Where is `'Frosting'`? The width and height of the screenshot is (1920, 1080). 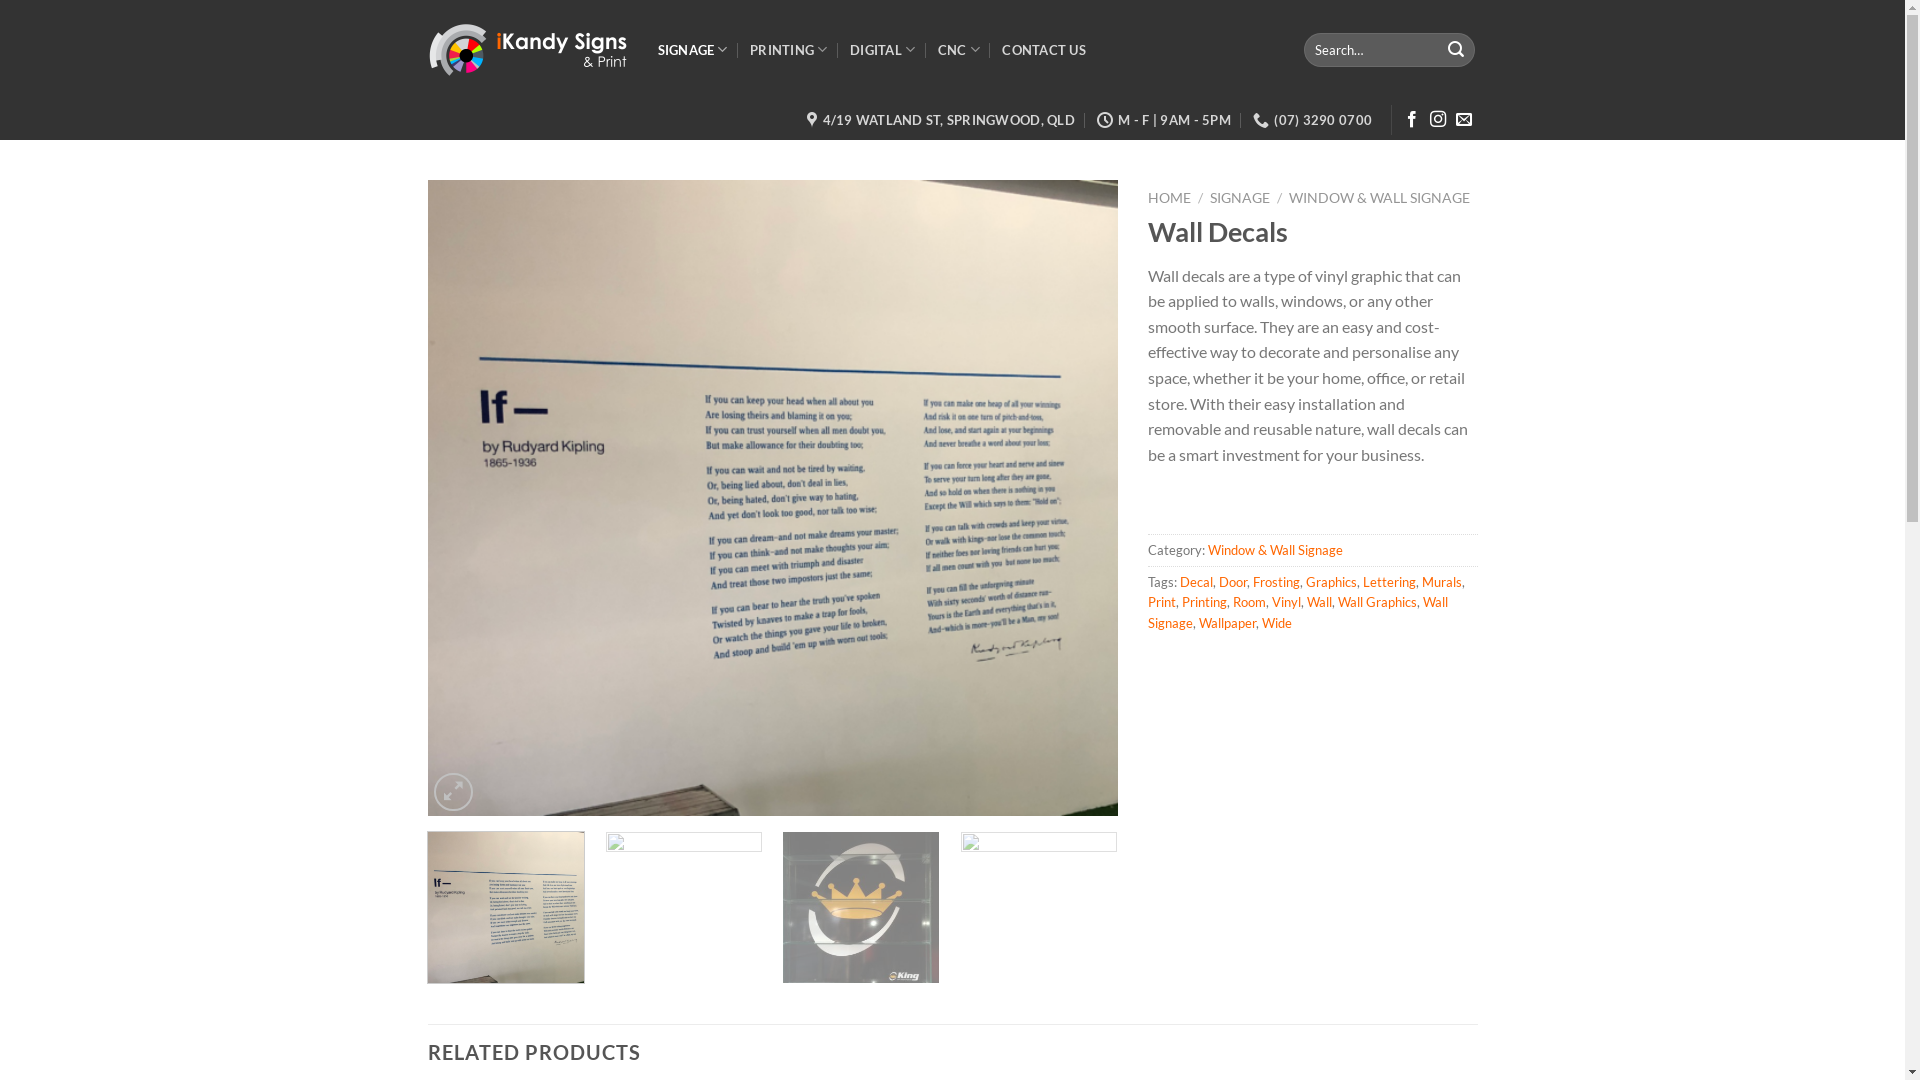 'Frosting' is located at coordinates (1251, 582).